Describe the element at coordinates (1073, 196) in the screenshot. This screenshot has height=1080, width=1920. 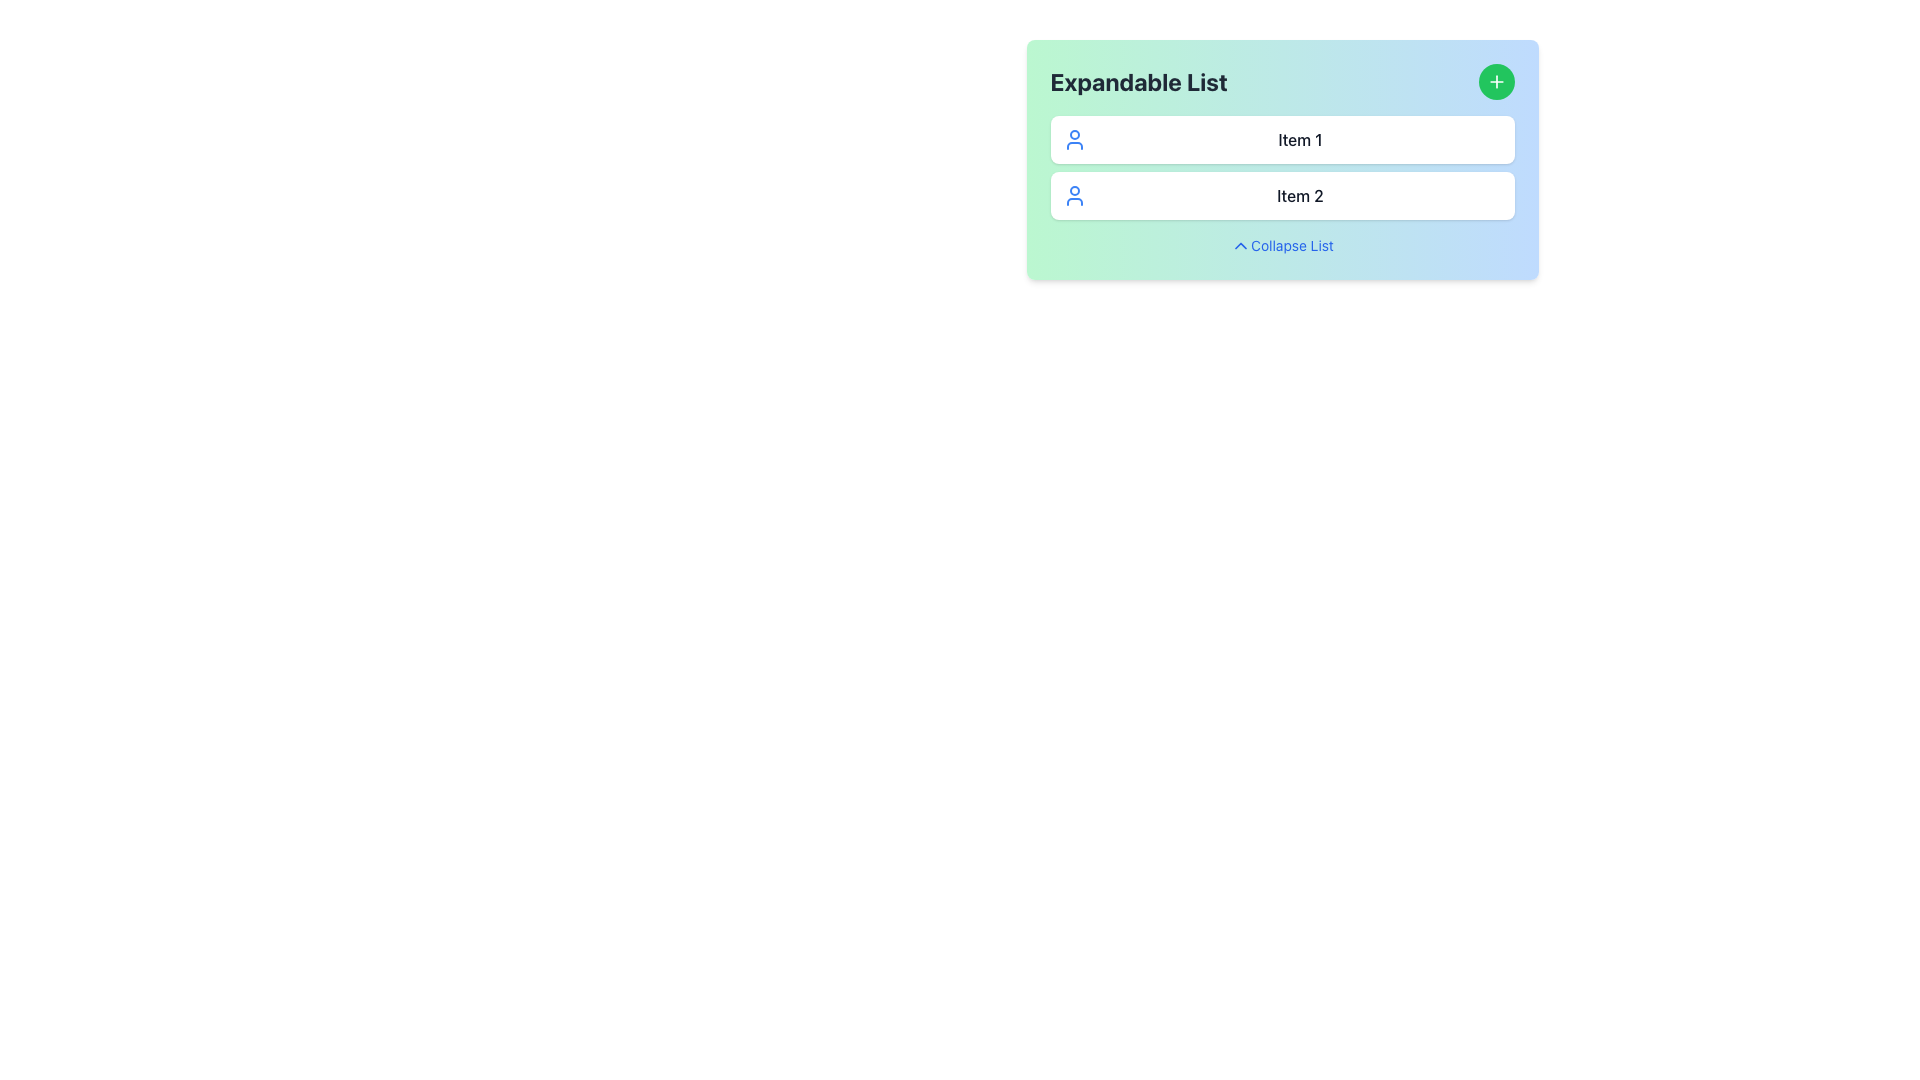
I see `the user icon element depicted with a blue outline style, which is located to the left of the text 'Item 2' in the expandable list titled 'Expandable List'` at that location.